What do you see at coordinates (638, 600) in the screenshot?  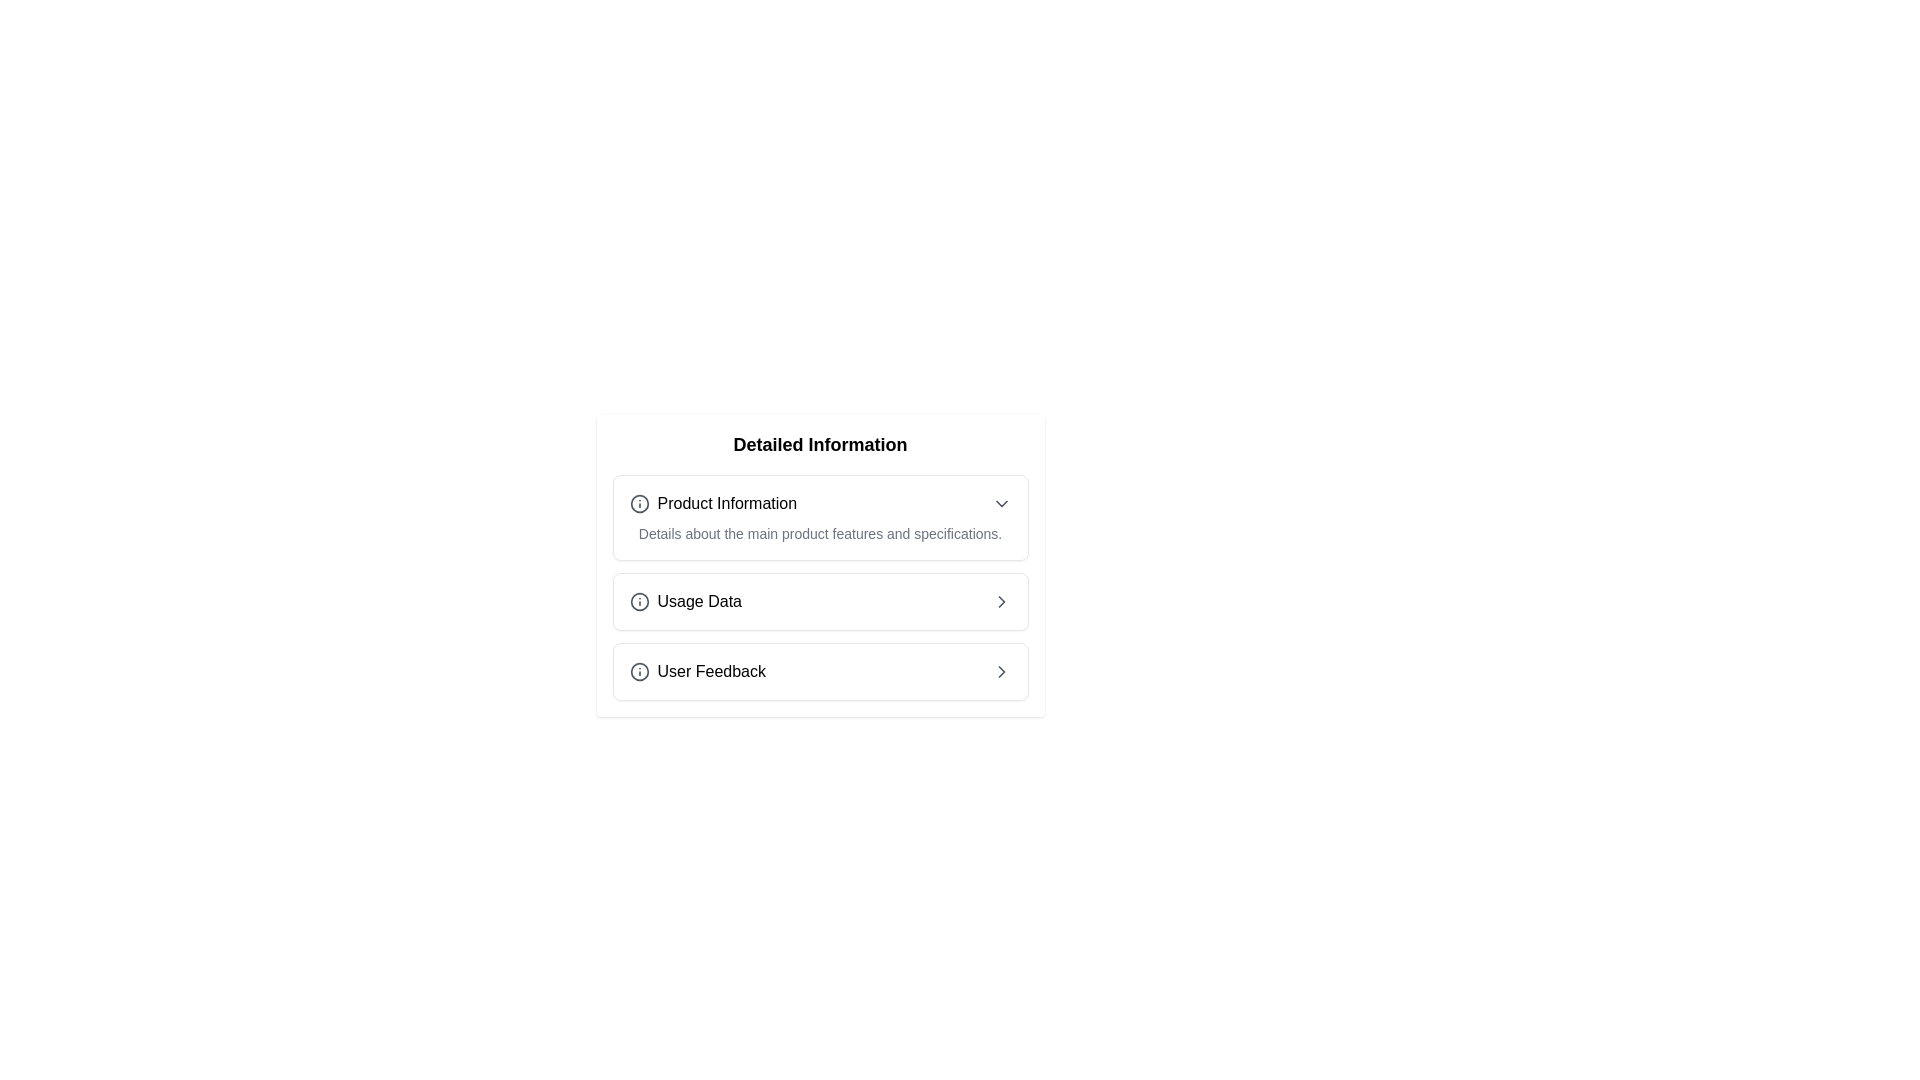 I see `the icon located in the leftmost part of the 'Usage Data' item row` at bounding box center [638, 600].